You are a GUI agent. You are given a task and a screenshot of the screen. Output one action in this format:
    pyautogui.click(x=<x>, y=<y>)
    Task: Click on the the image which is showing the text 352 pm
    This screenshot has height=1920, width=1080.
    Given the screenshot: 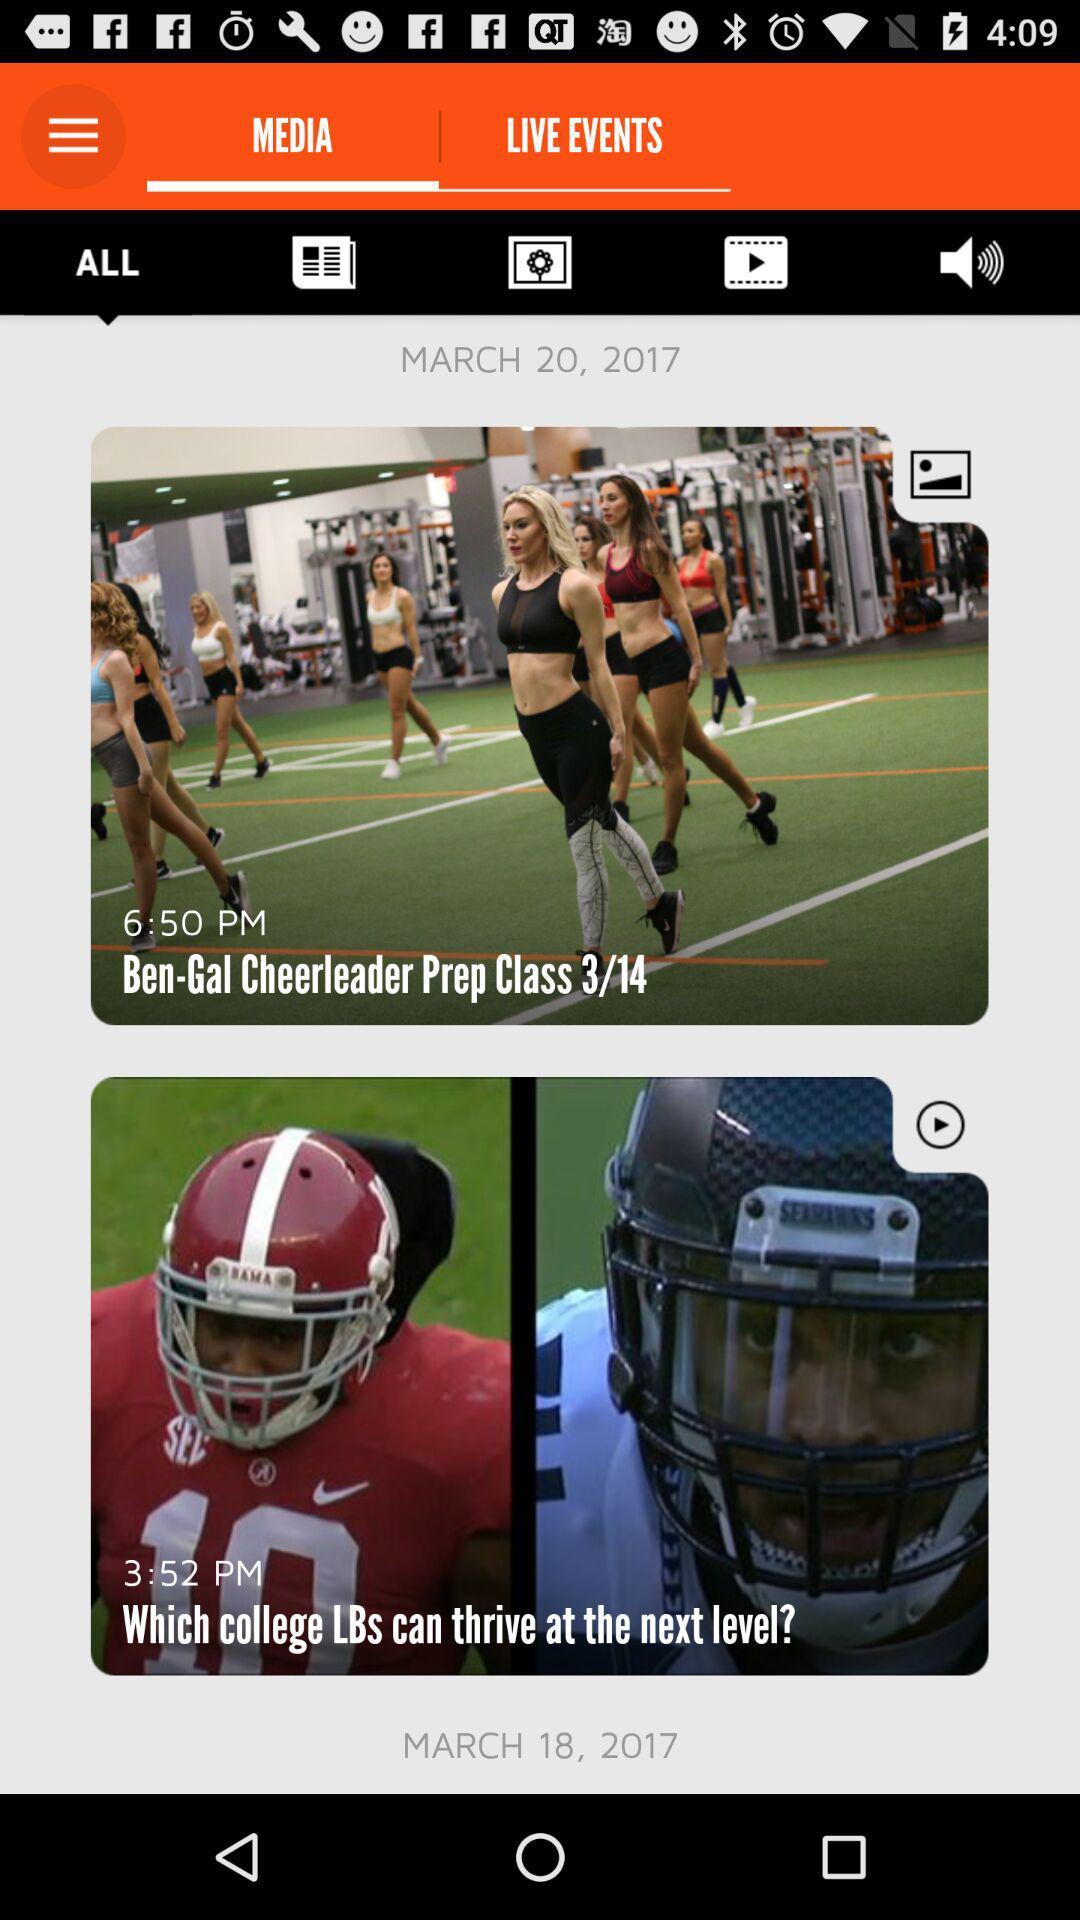 What is the action you would take?
    pyautogui.click(x=540, y=1375)
    